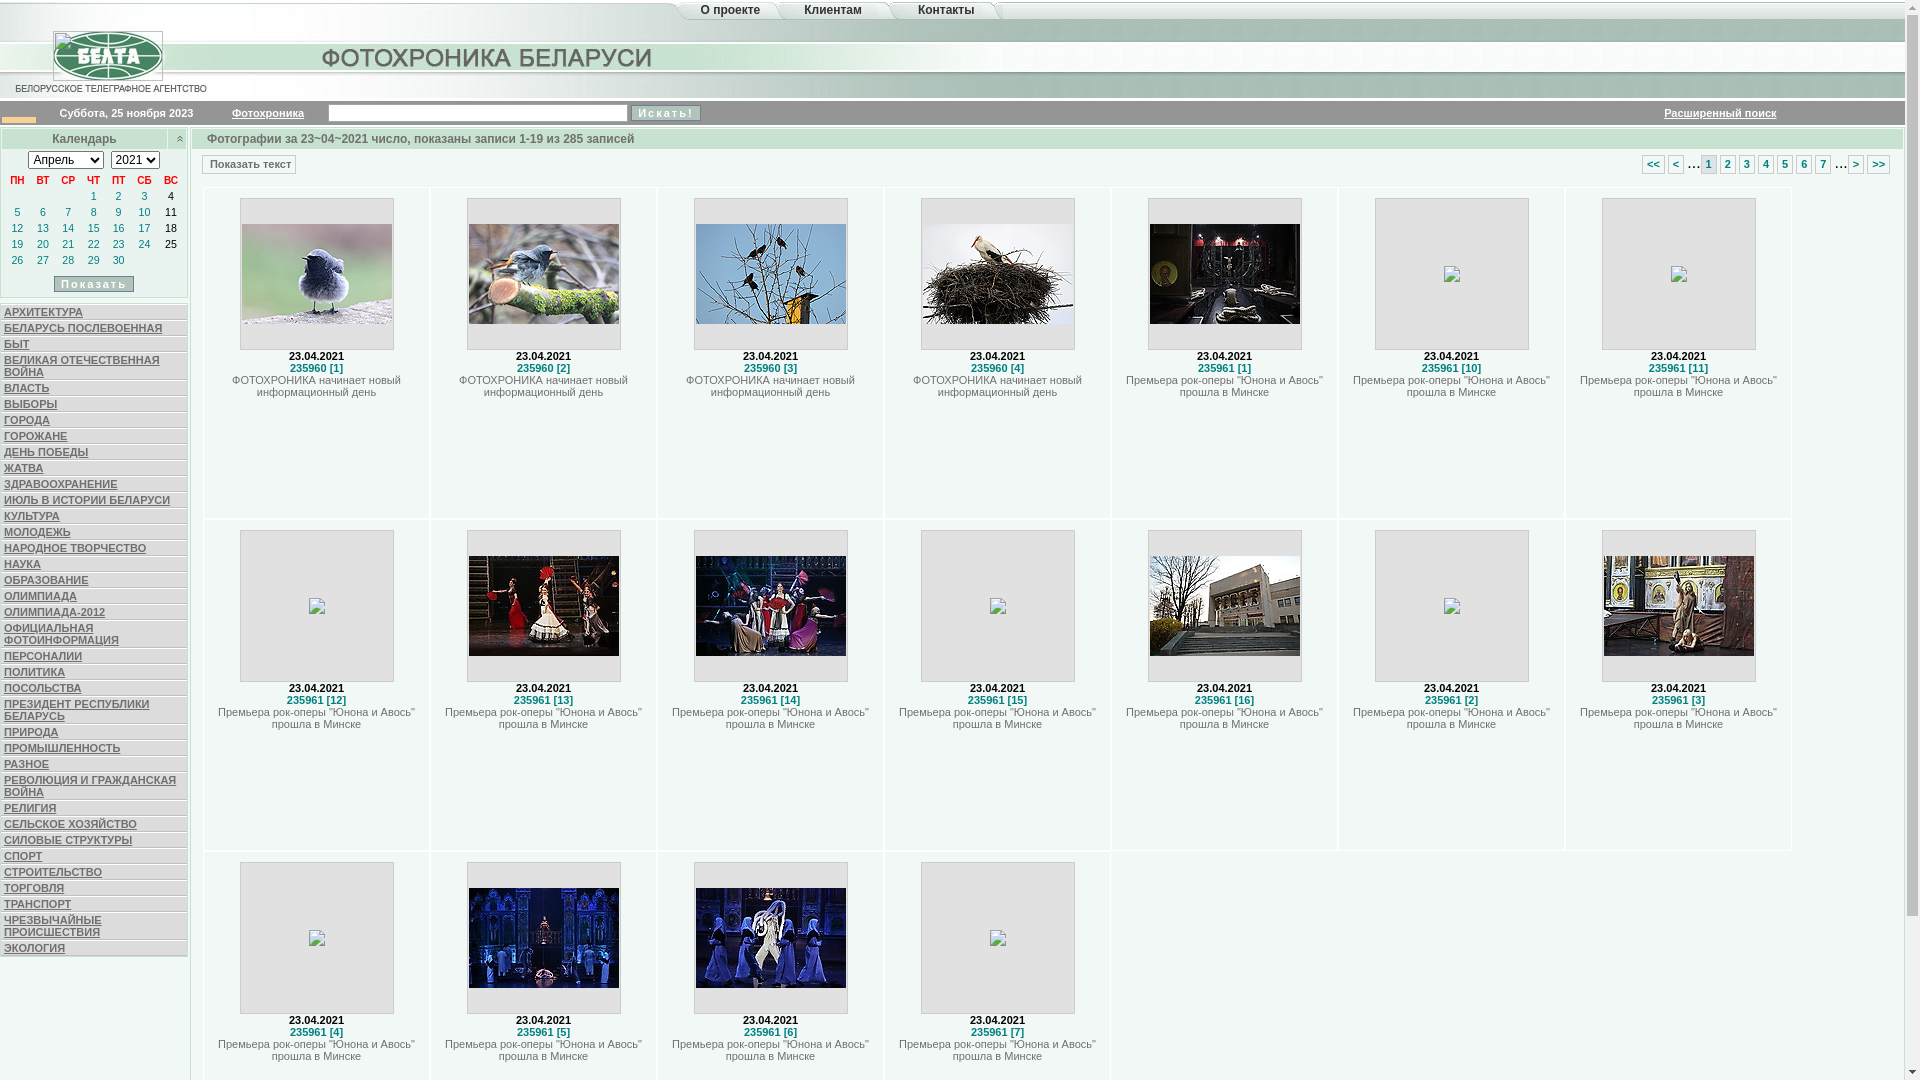 The height and width of the screenshot is (1080, 1920). I want to click on '3', so click(143, 196).